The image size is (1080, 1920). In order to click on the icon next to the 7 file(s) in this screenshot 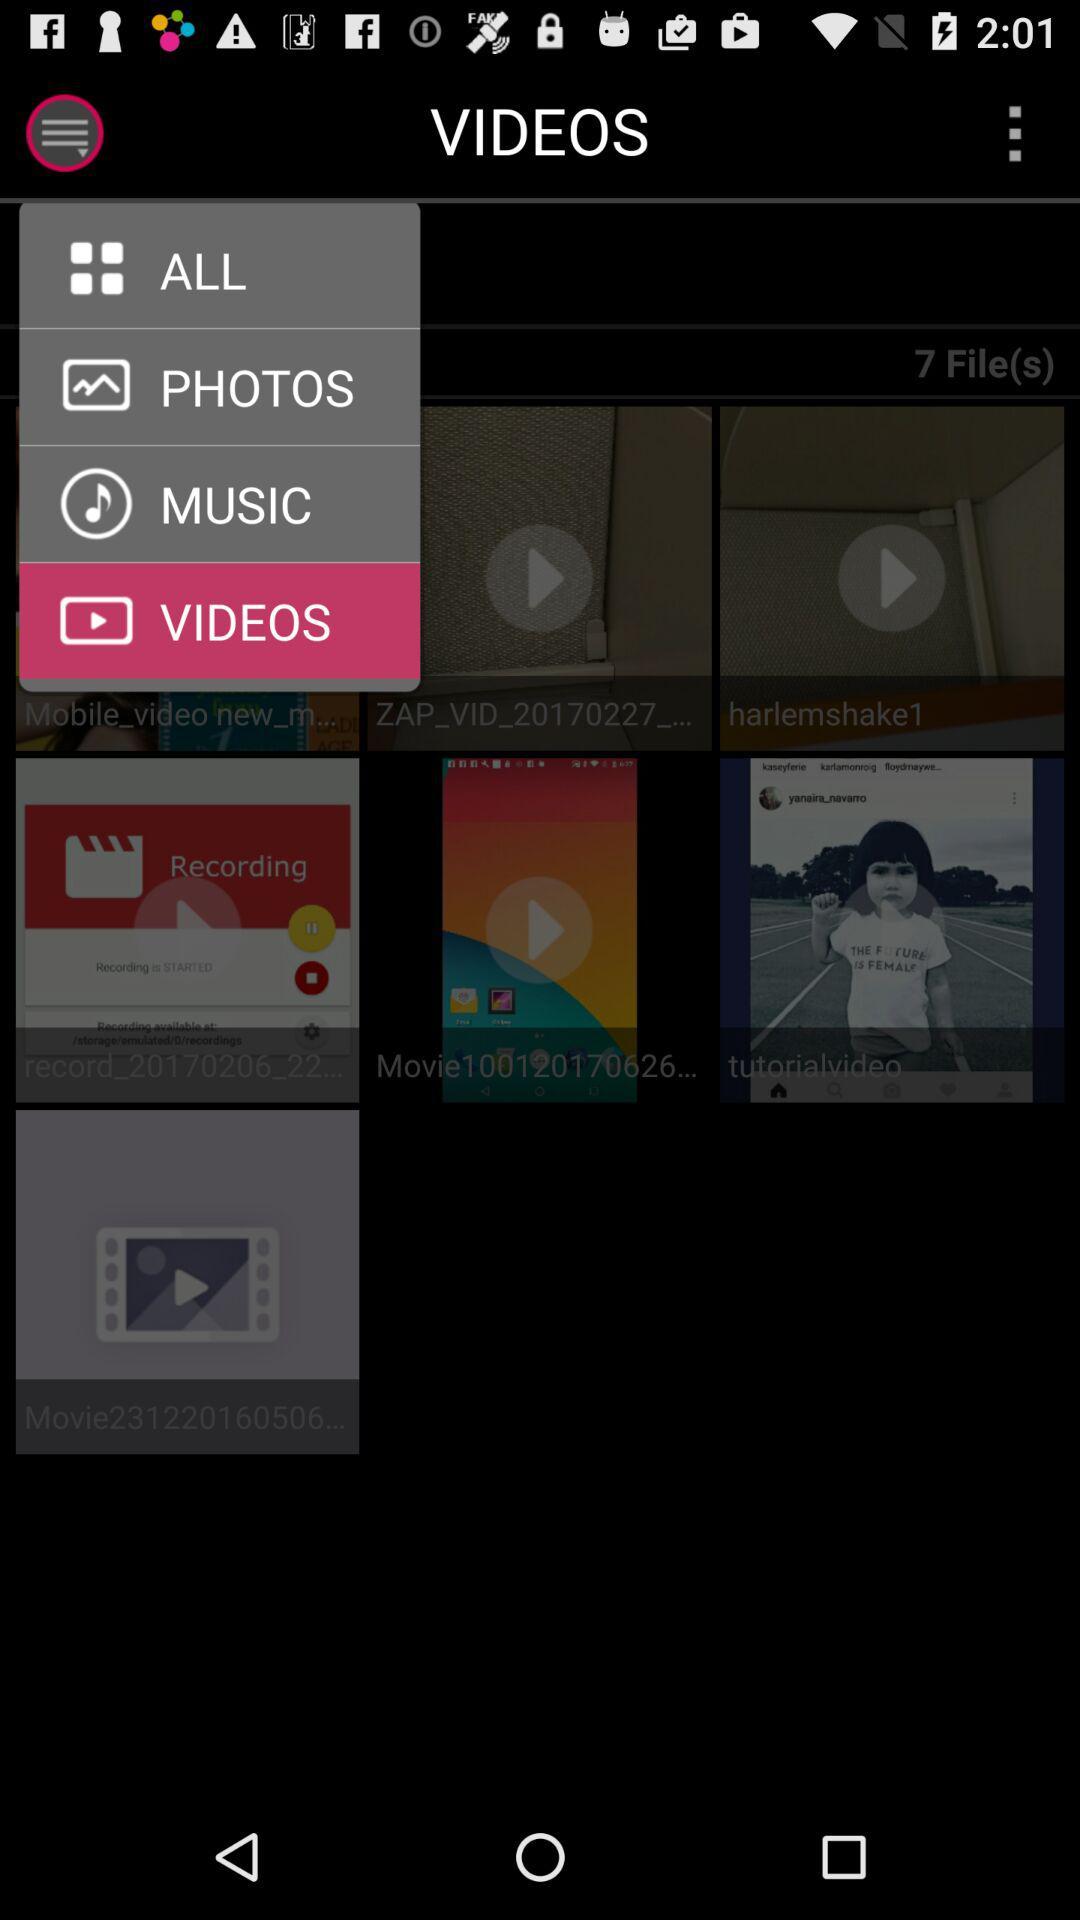, I will do `click(231, 265)`.